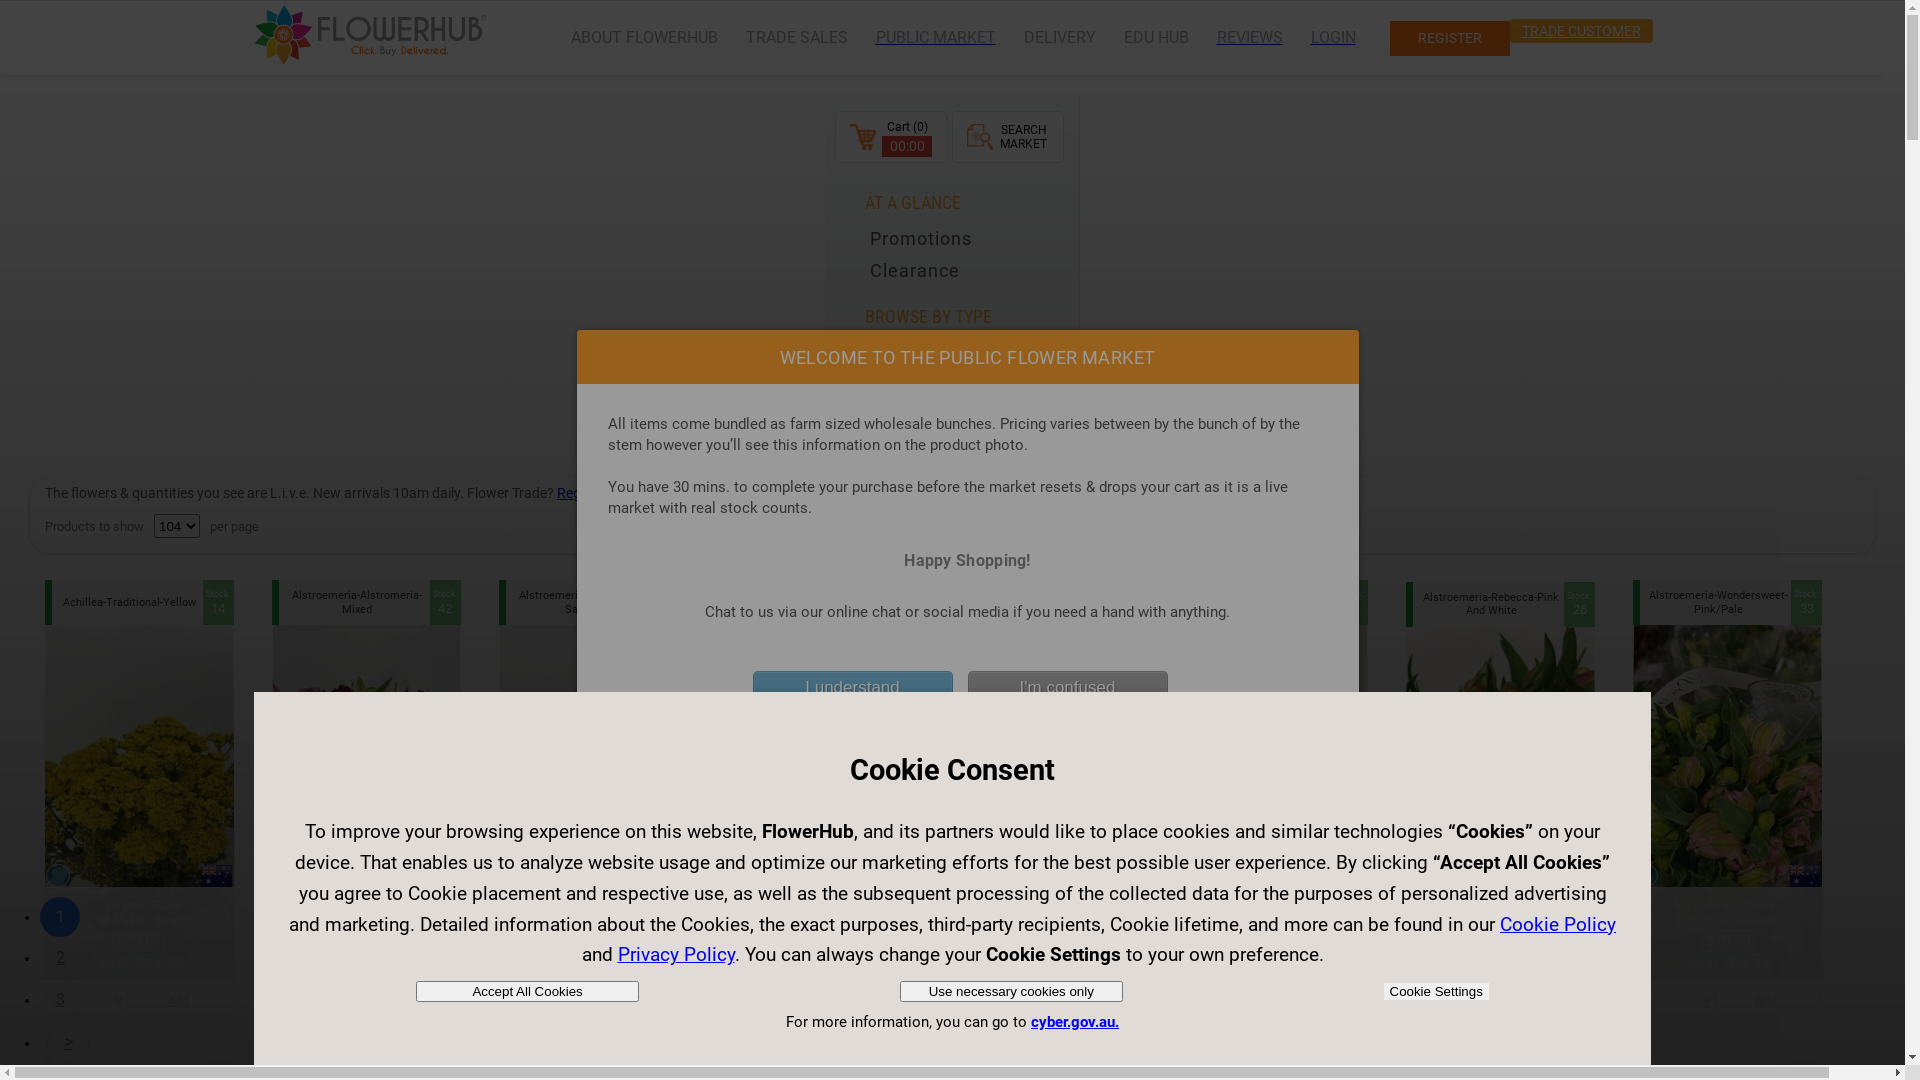  Describe the element at coordinates (60, 999) in the screenshot. I see `'3'` at that location.